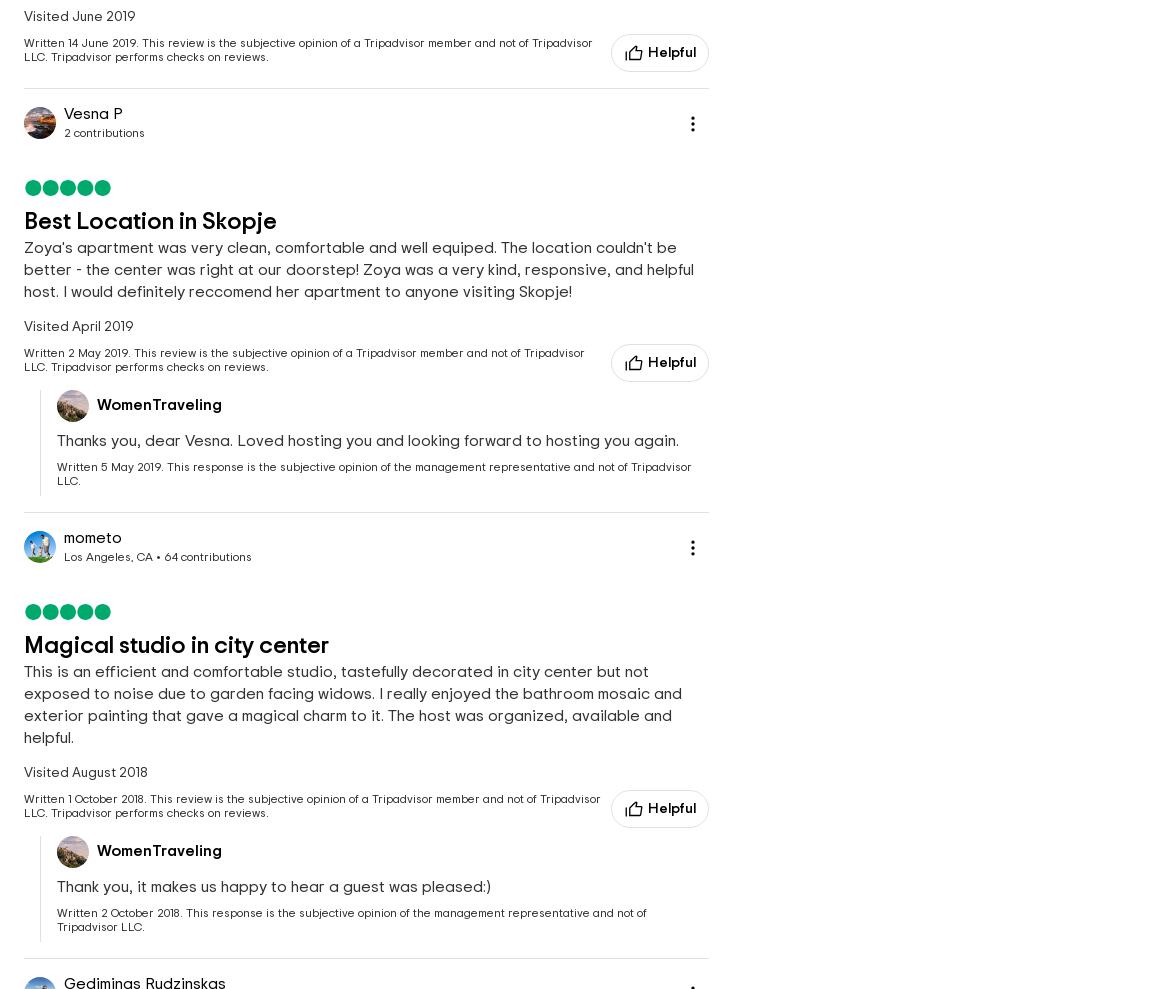  What do you see at coordinates (108, 466) in the screenshot?
I see `'Written 5 May 2019'` at bounding box center [108, 466].